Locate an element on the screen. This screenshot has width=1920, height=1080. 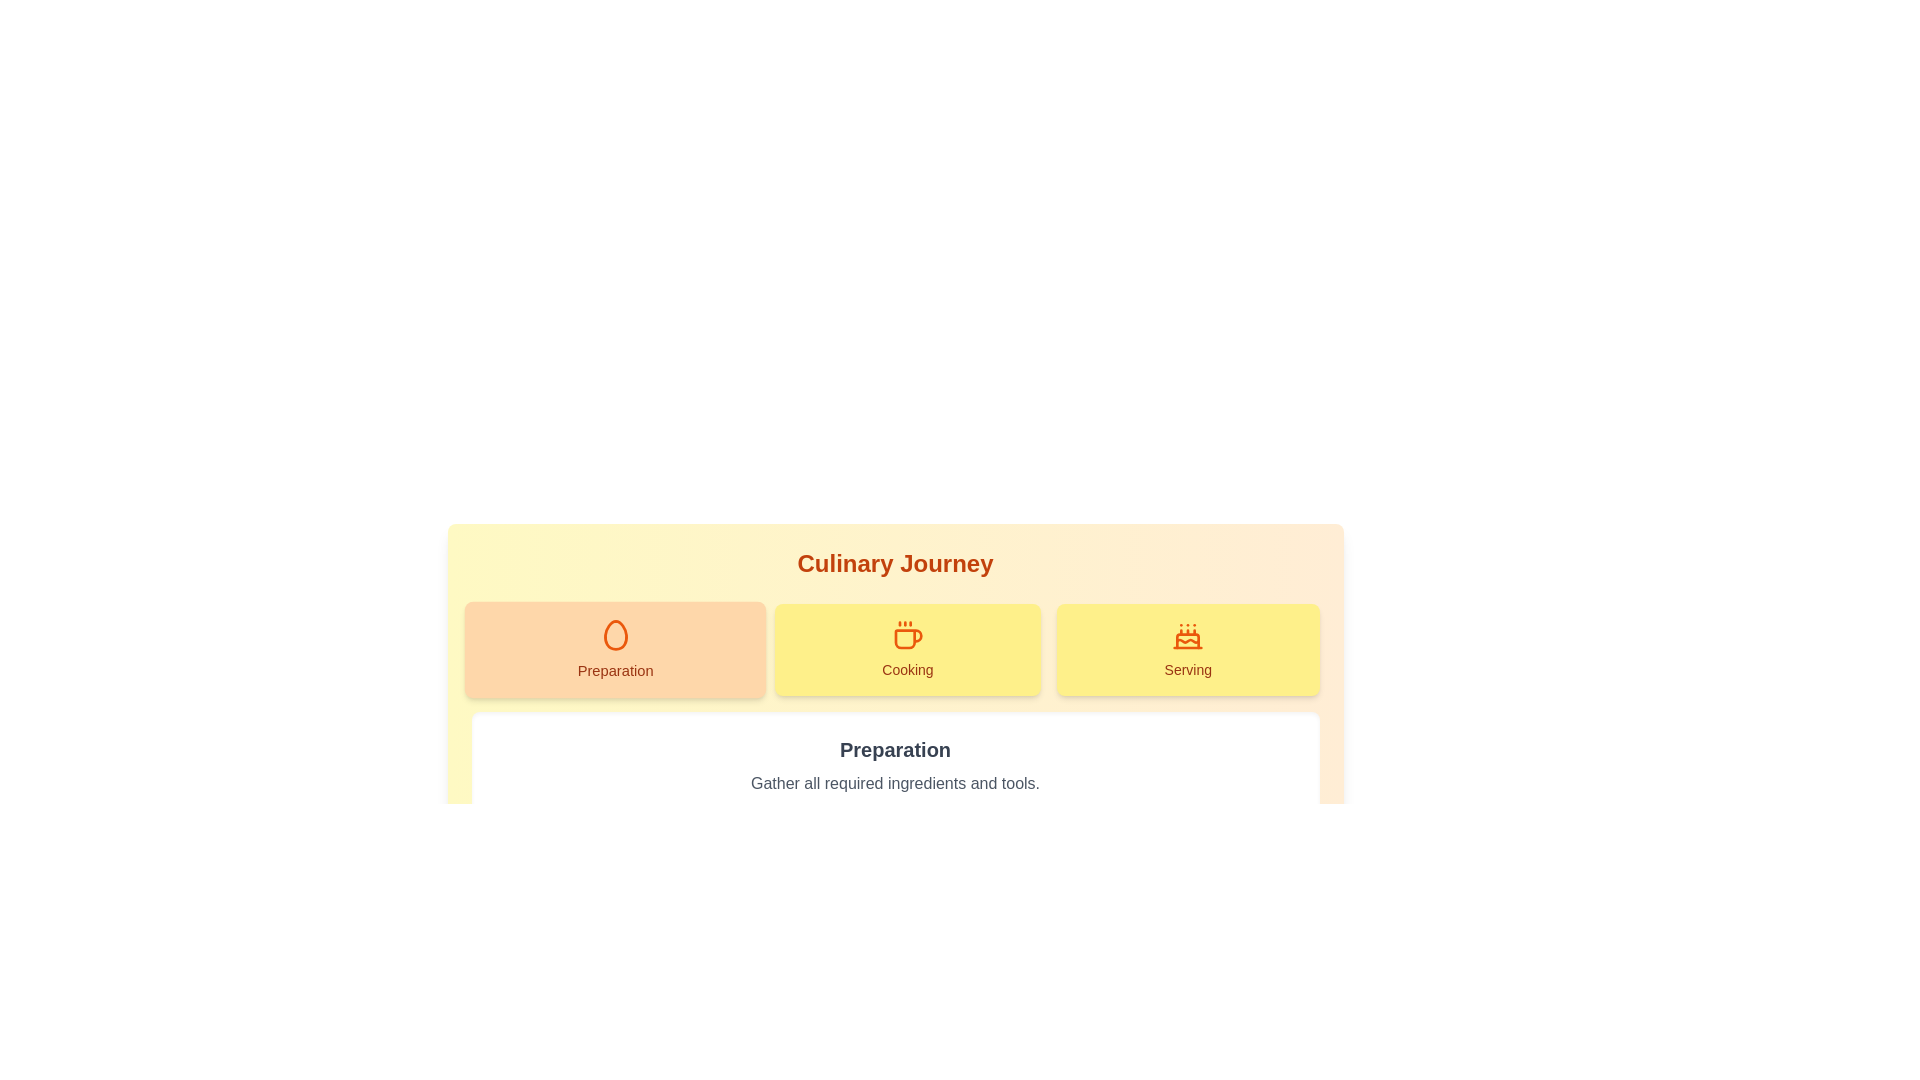
the 'Serving' informational card, which is the third card in a horizontal row of cards labeled 'Preparation,' 'Cooking,' and 'Serving.' It is positioned at the rightmost end of the row is located at coordinates (1188, 650).